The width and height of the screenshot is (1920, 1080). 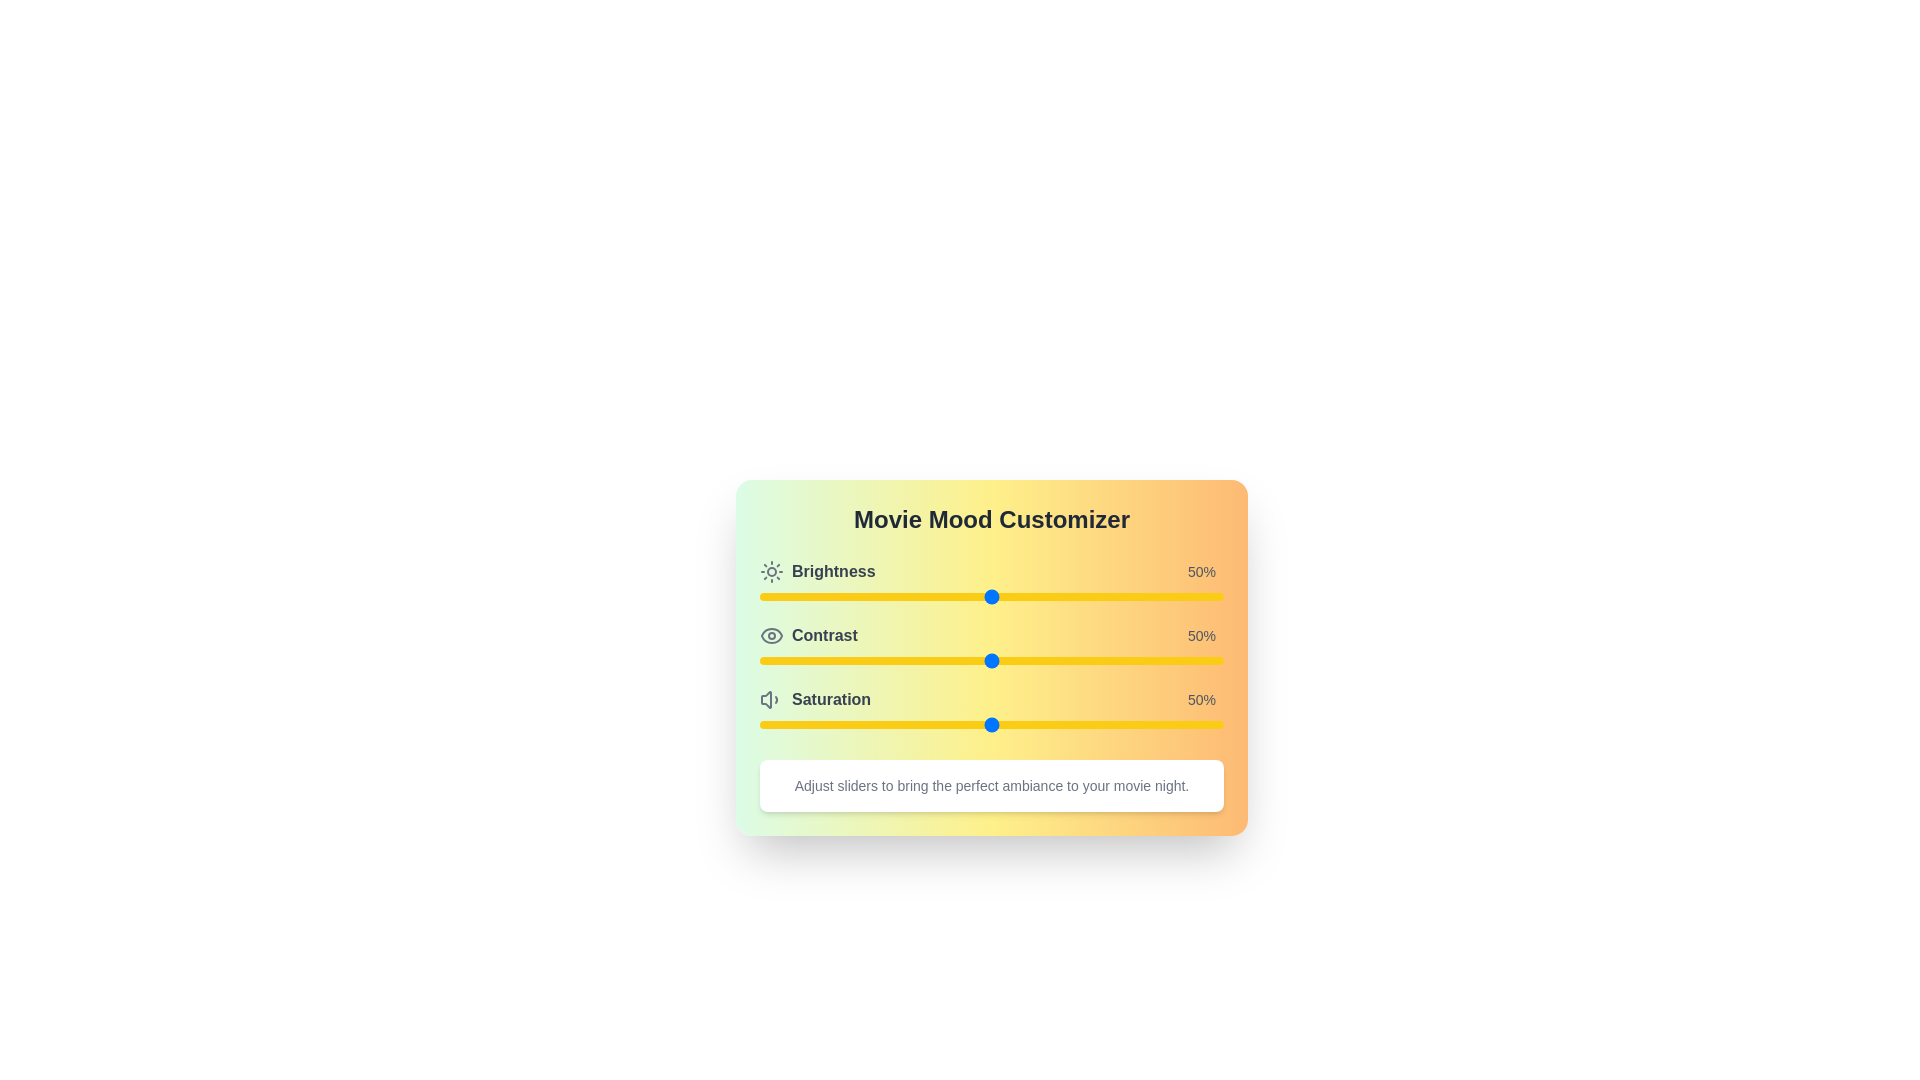 What do you see at coordinates (848, 596) in the screenshot?
I see `brightness` at bounding box center [848, 596].